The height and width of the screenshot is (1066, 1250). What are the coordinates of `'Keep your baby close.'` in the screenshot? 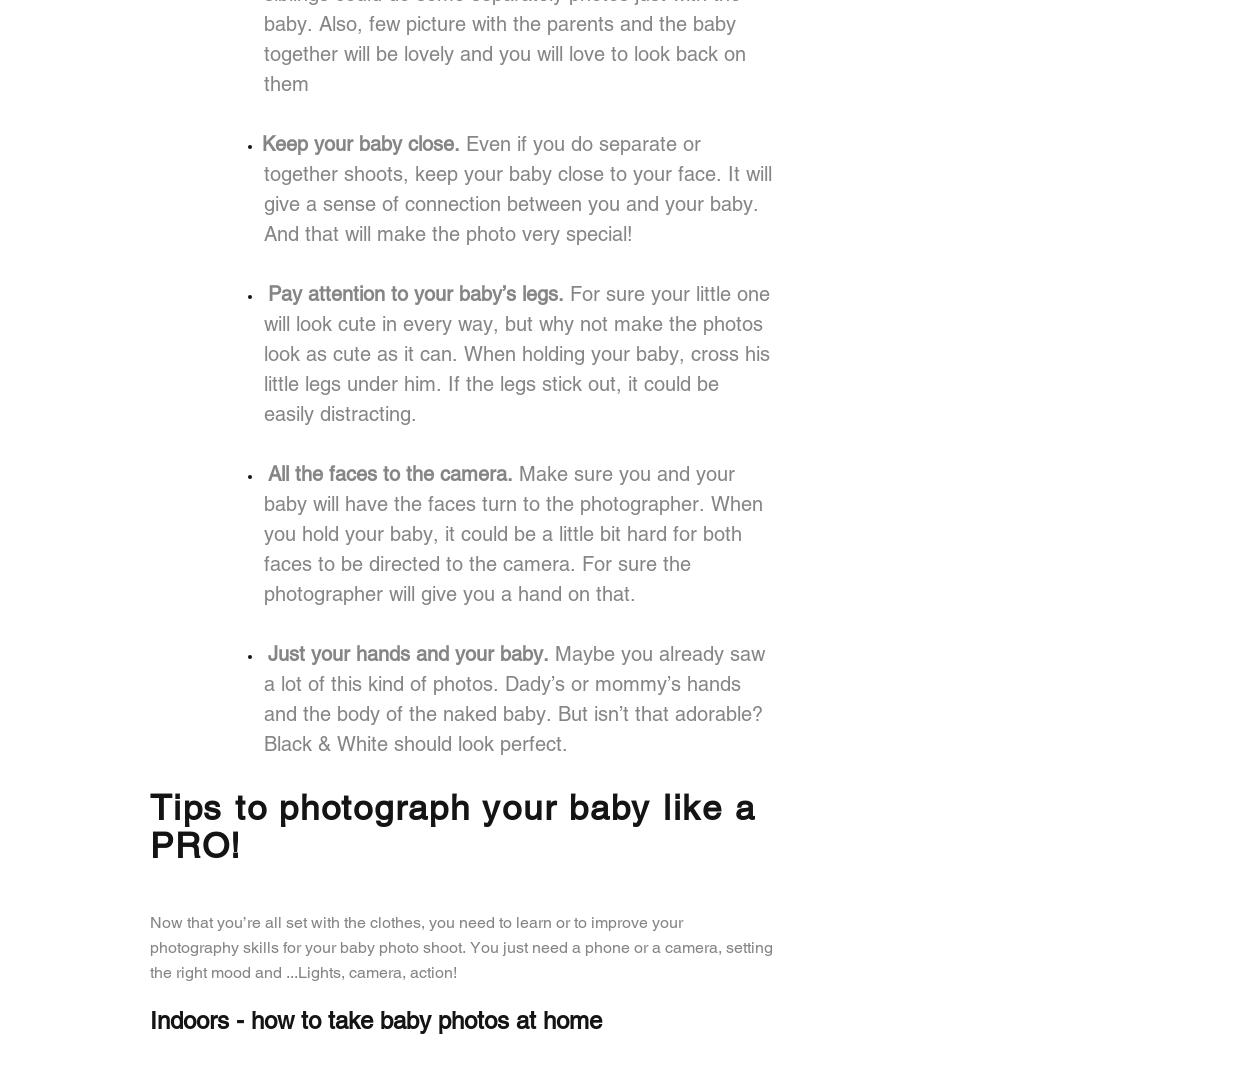 It's located at (262, 141).